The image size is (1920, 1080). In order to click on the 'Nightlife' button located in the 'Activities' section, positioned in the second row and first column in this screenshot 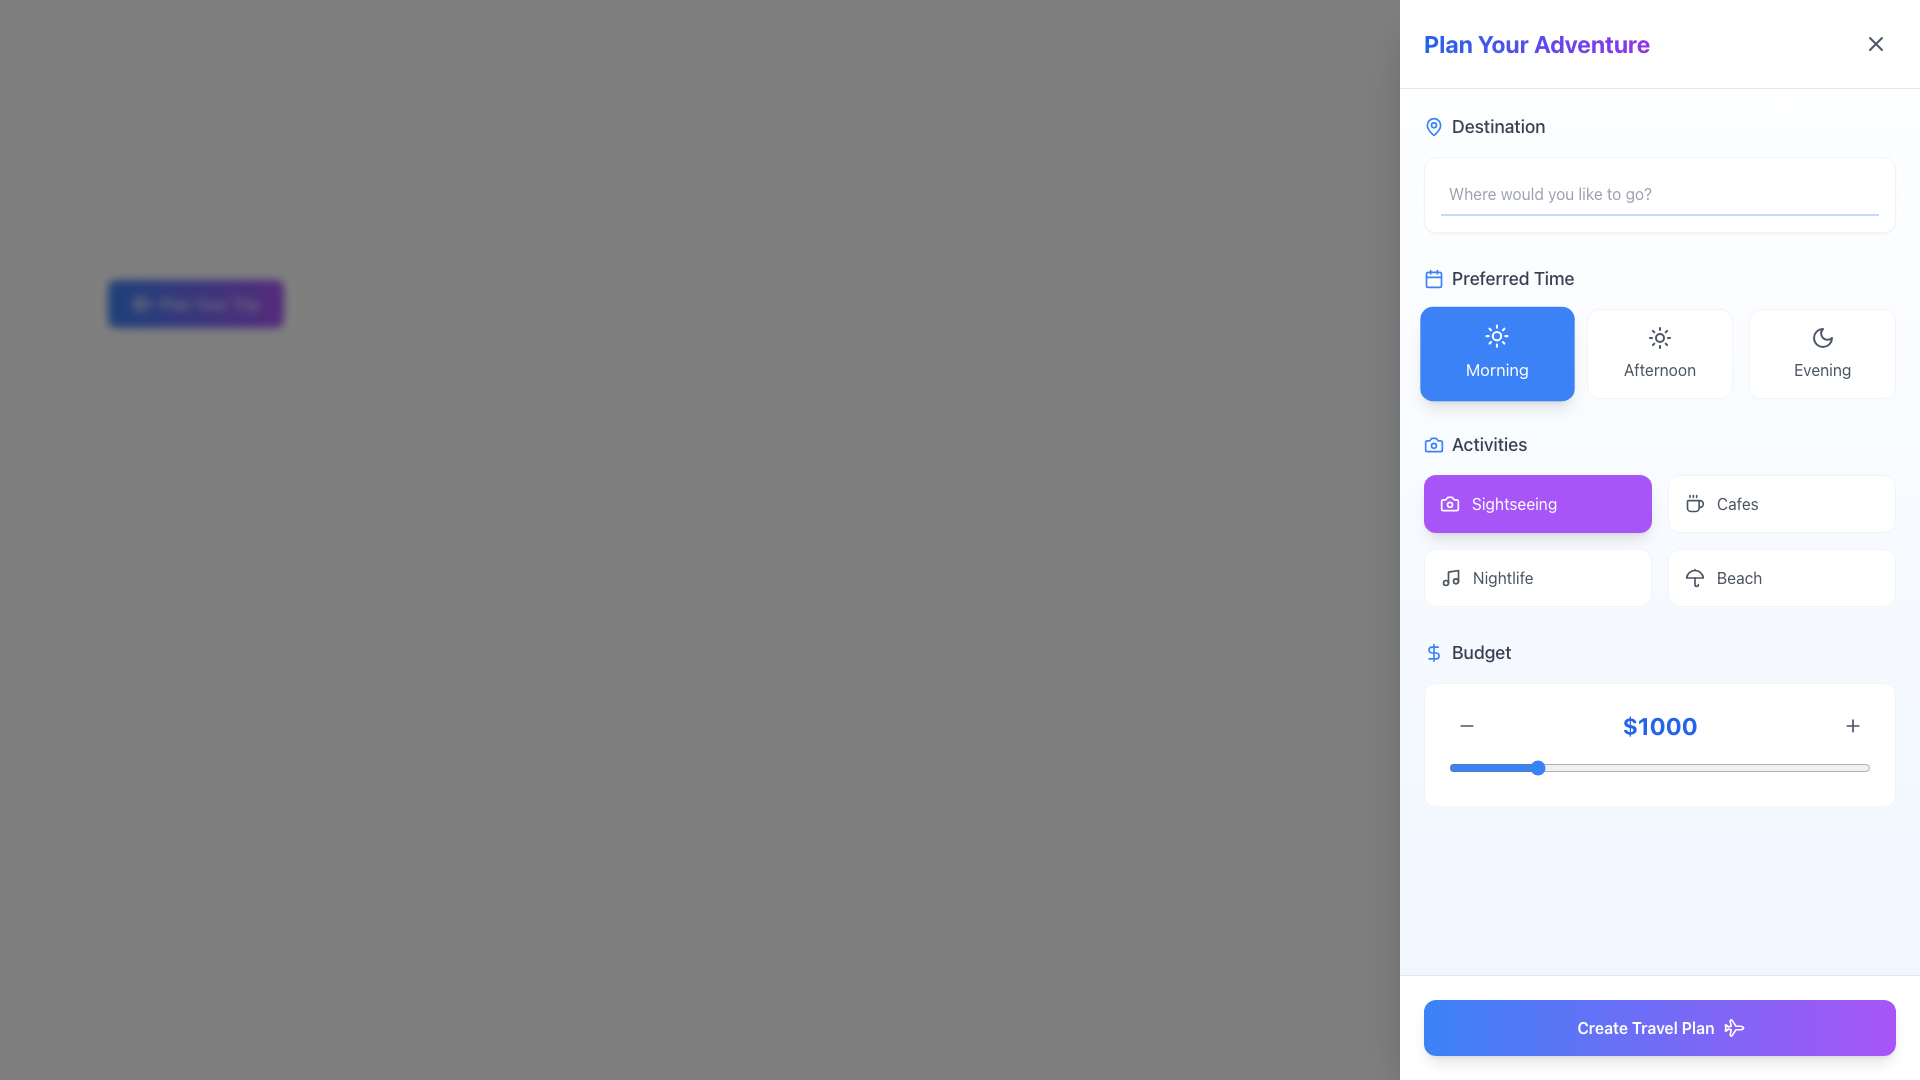, I will do `click(1536, 578)`.